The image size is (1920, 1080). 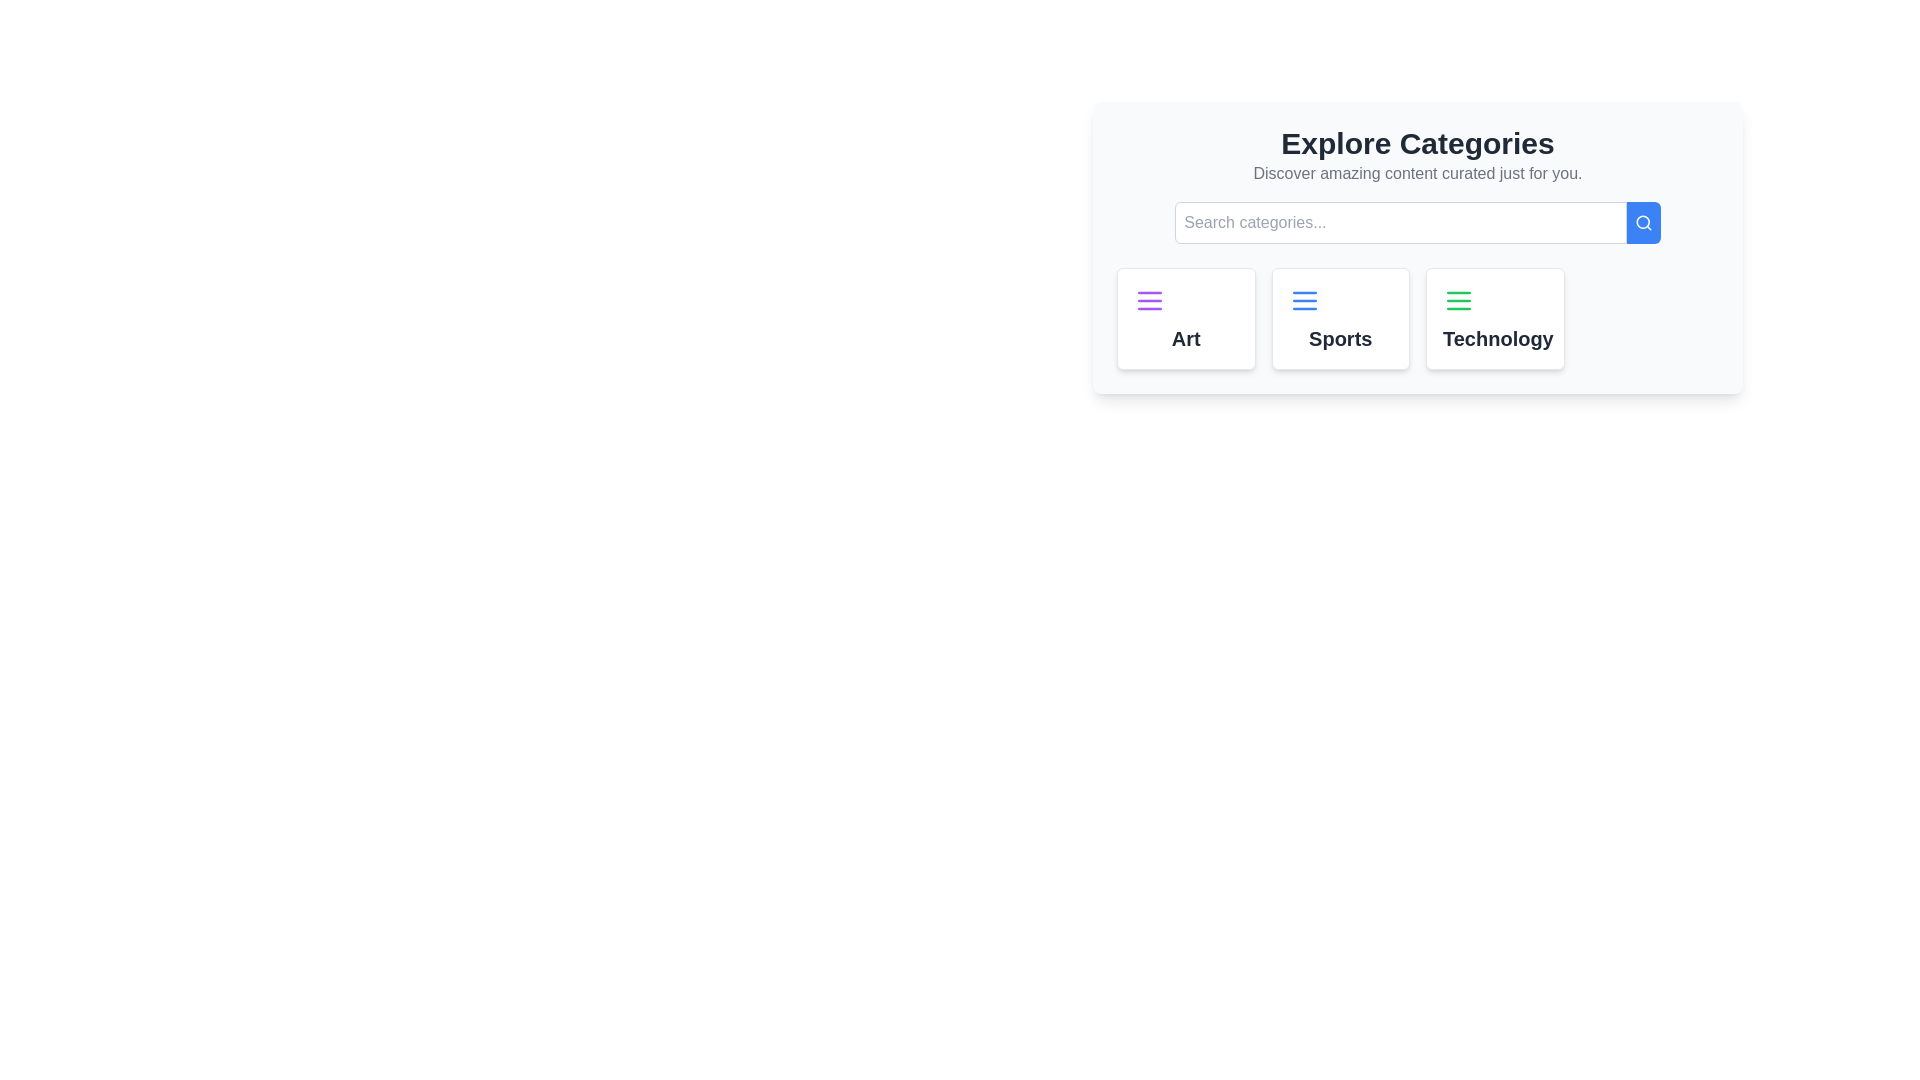 I want to click on the 'Sports' text label that displays the category title, located prominently below a menu icon in the second category option of the 'Explore Categories' section, so click(x=1340, y=338).